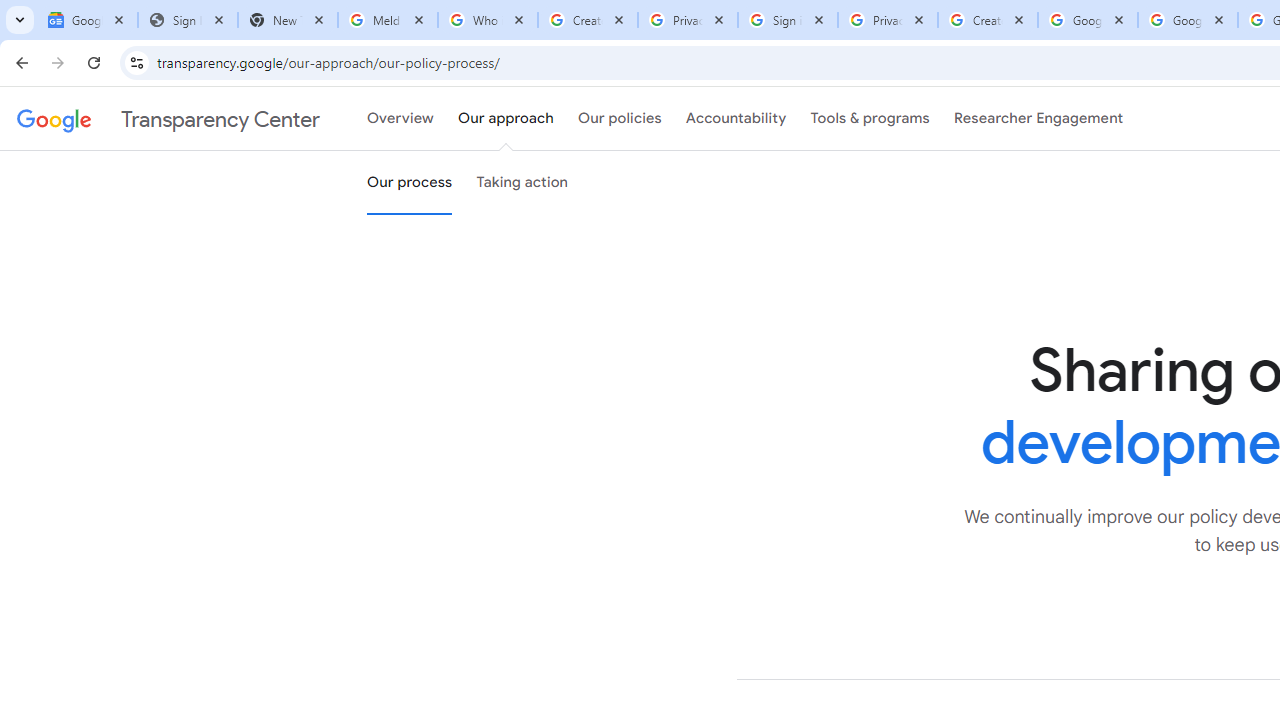  What do you see at coordinates (168, 119) in the screenshot?
I see `'Transparency Center'` at bounding box center [168, 119].